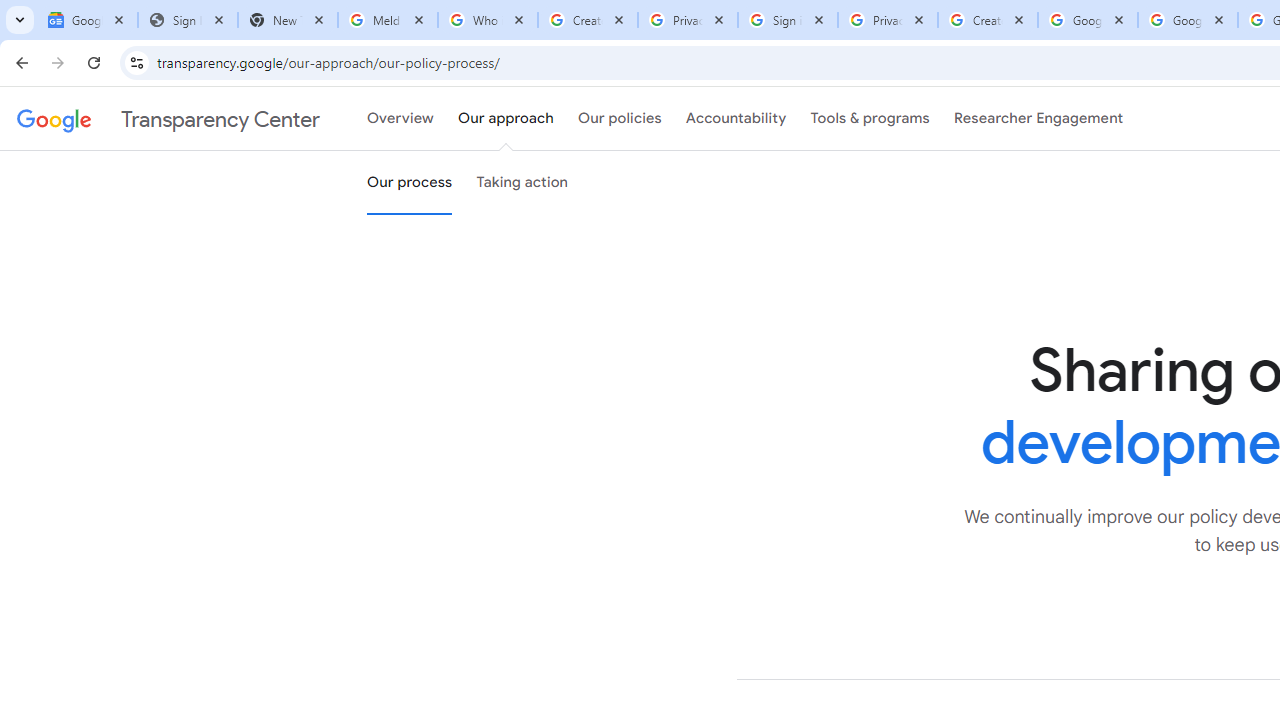  What do you see at coordinates (168, 119) in the screenshot?
I see `'Transparency Center'` at bounding box center [168, 119].